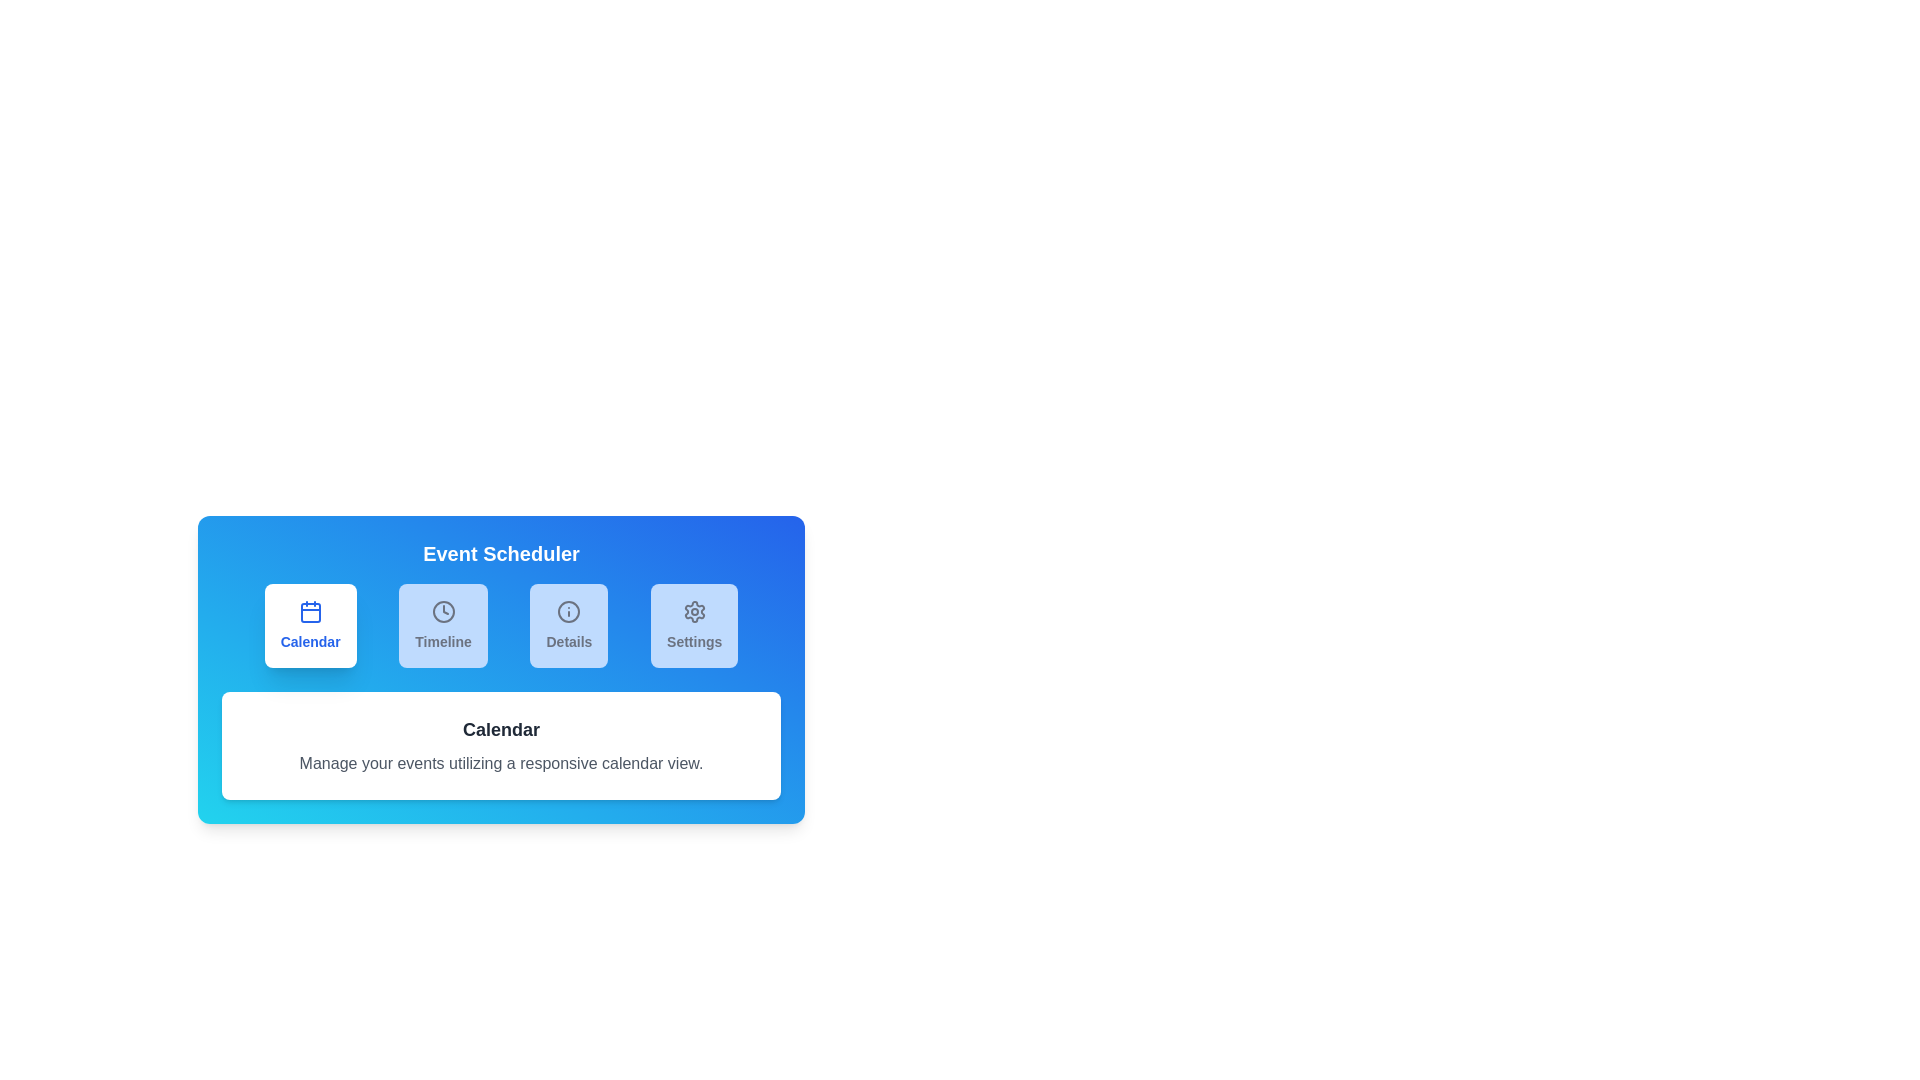 The width and height of the screenshot is (1920, 1080). Describe the element at coordinates (442, 624) in the screenshot. I see `the tab labeled Timeline` at that location.